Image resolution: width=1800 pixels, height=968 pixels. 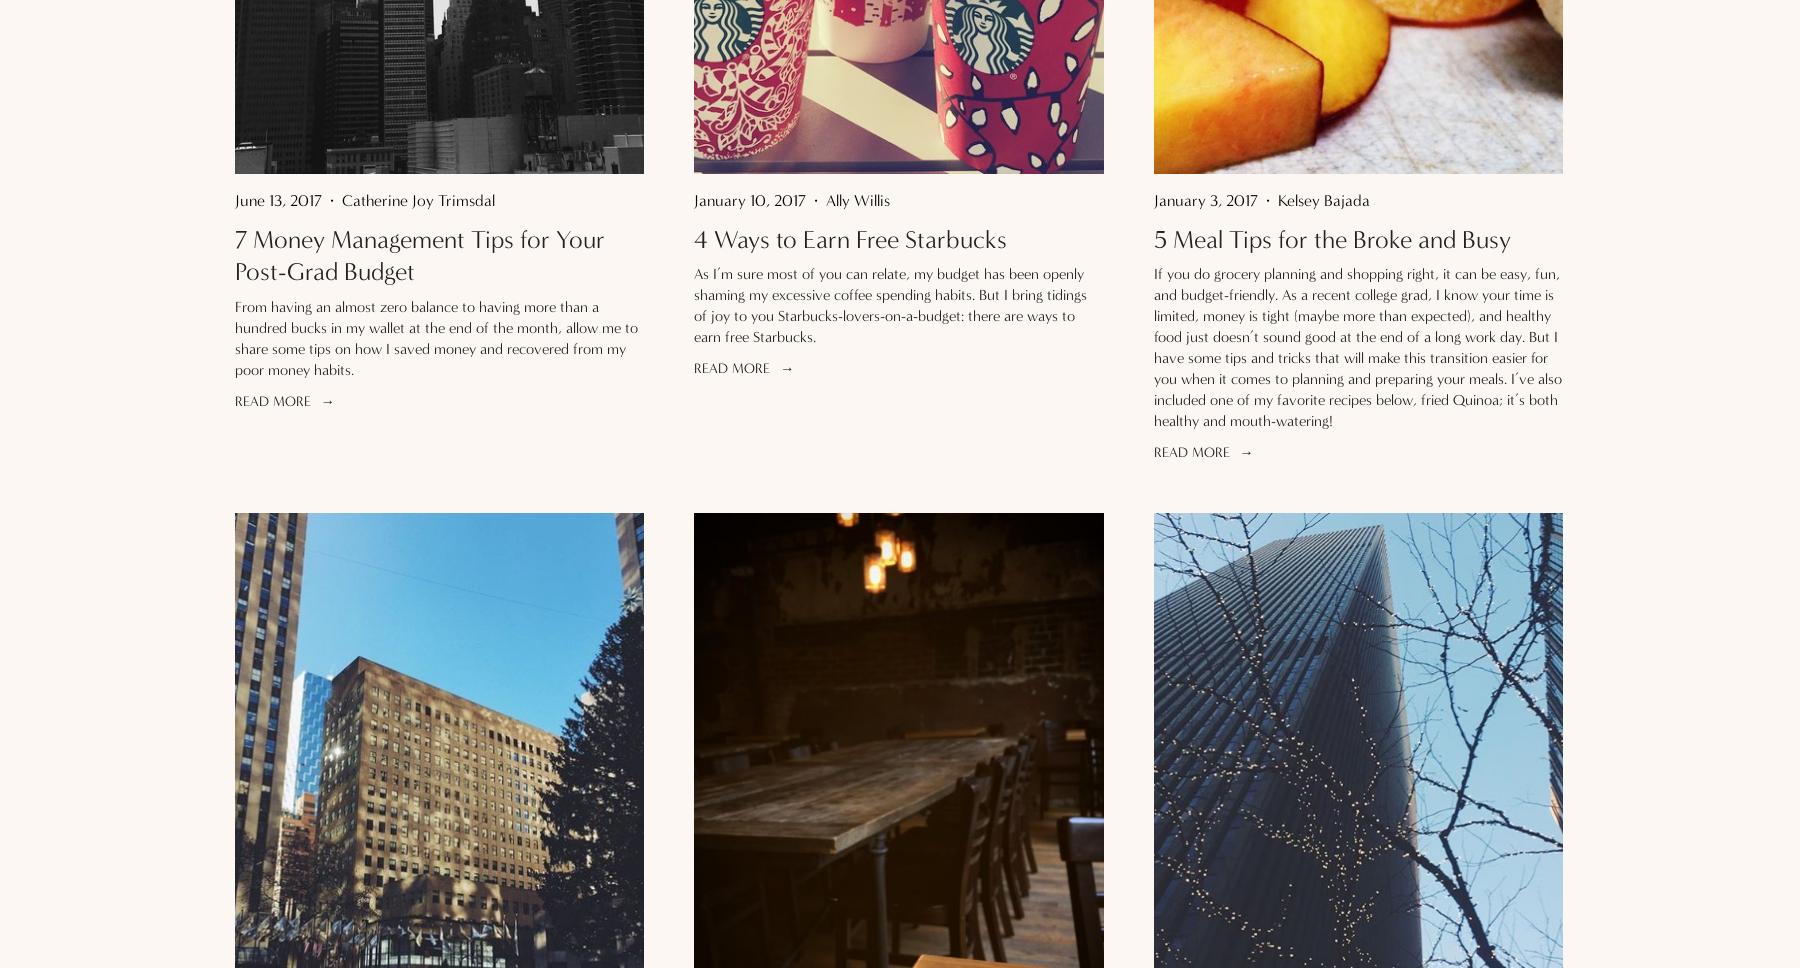 What do you see at coordinates (749, 199) in the screenshot?
I see `'January 10, 2017'` at bounding box center [749, 199].